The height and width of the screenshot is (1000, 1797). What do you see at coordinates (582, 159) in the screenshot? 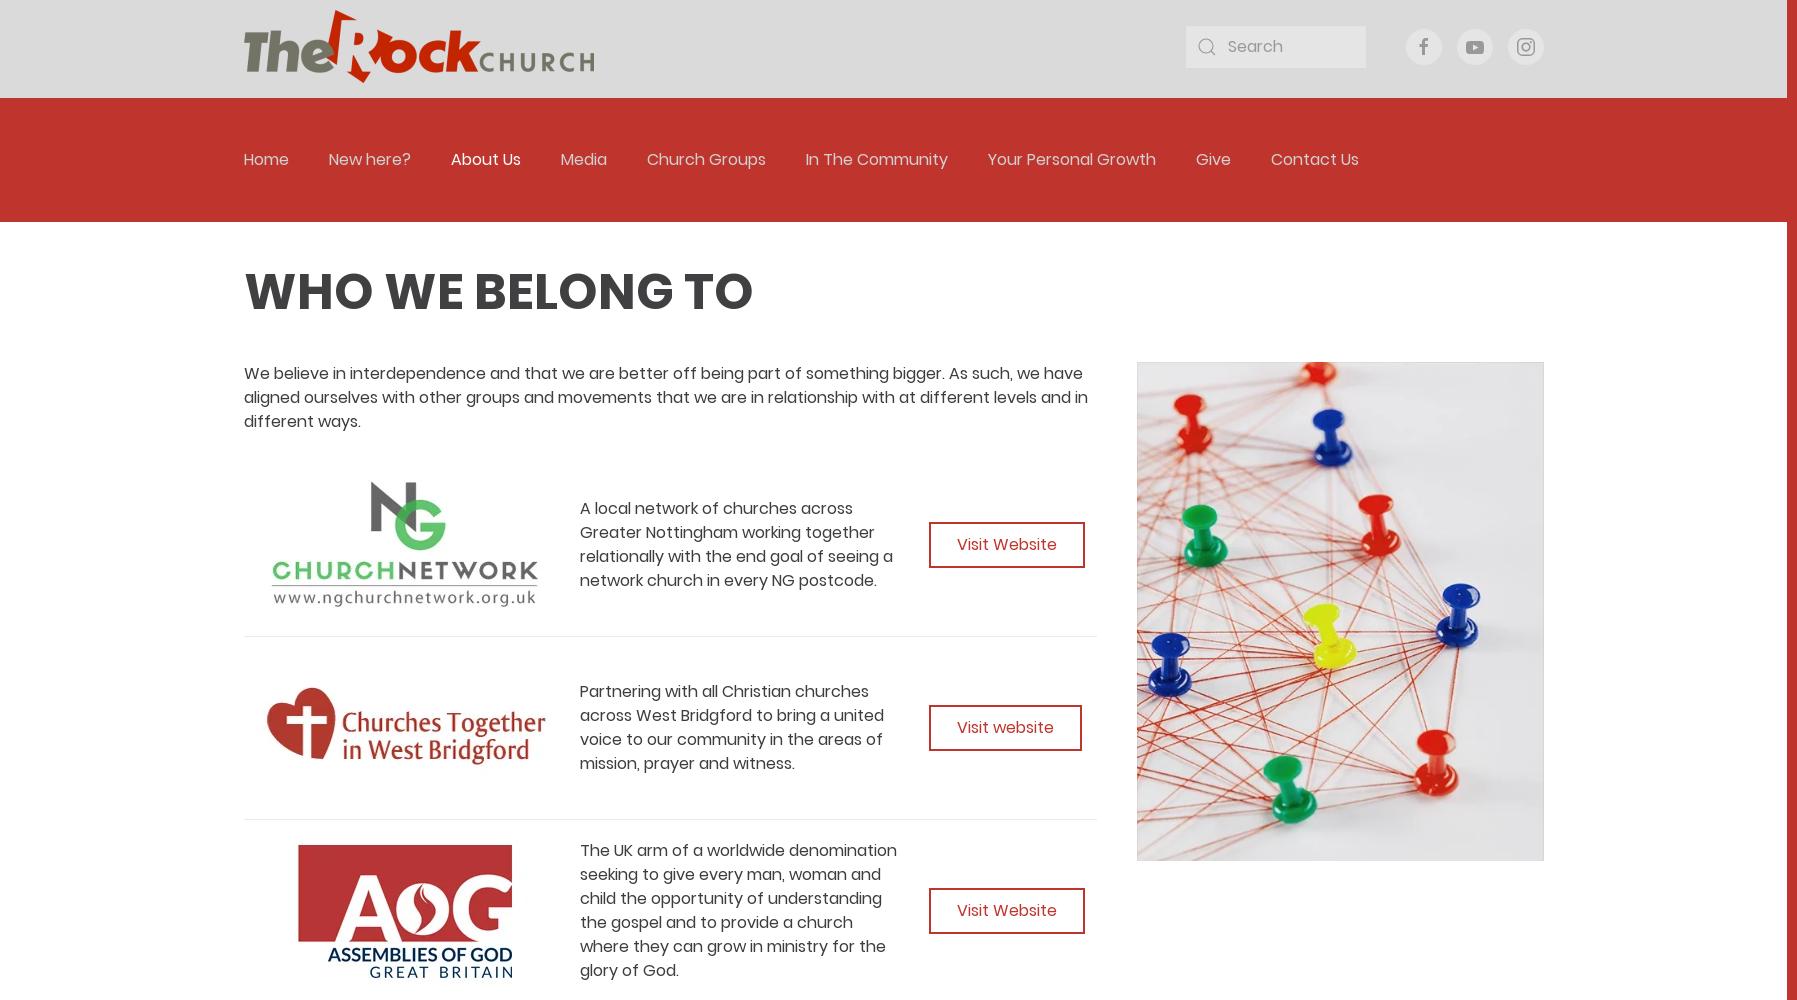
I see `'Media'` at bounding box center [582, 159].